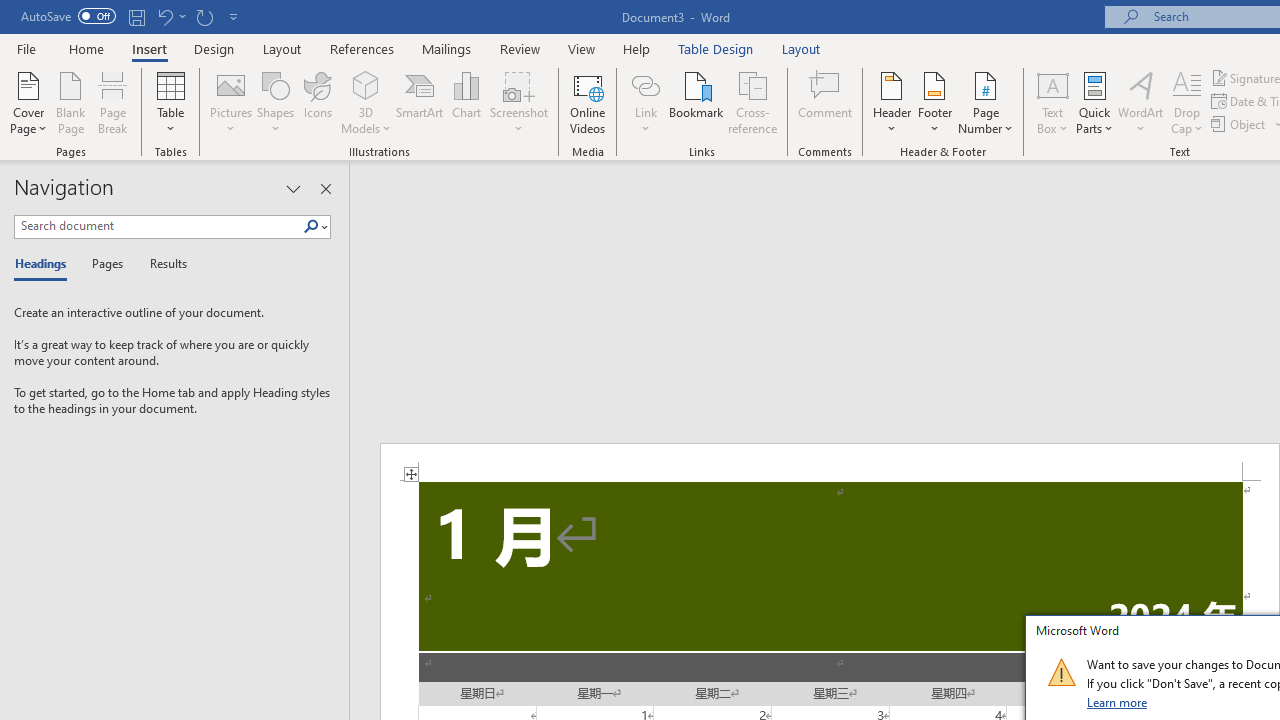  Describe the element at coordinates (366, 84) in the screenshot. I see `'3D Models'` at that location.